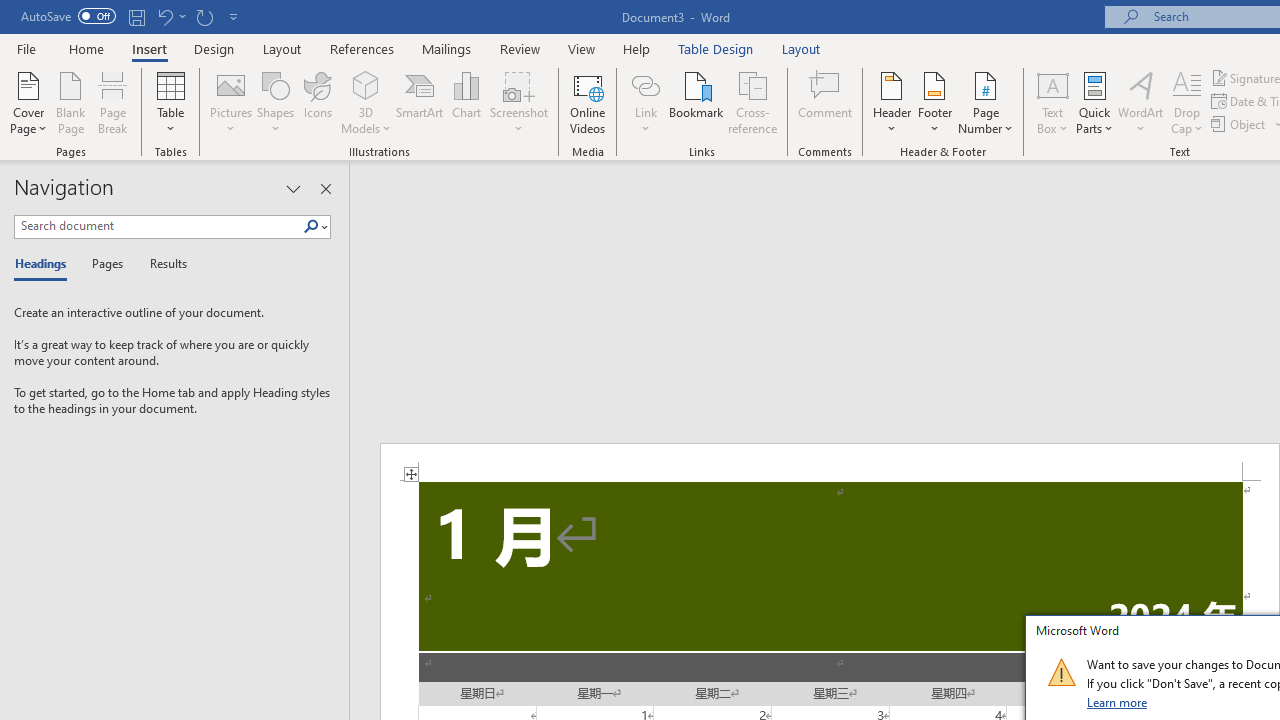  Describe the element at coordinates (366, 84) in the screenshot. I see `'3D Models'` at that location.